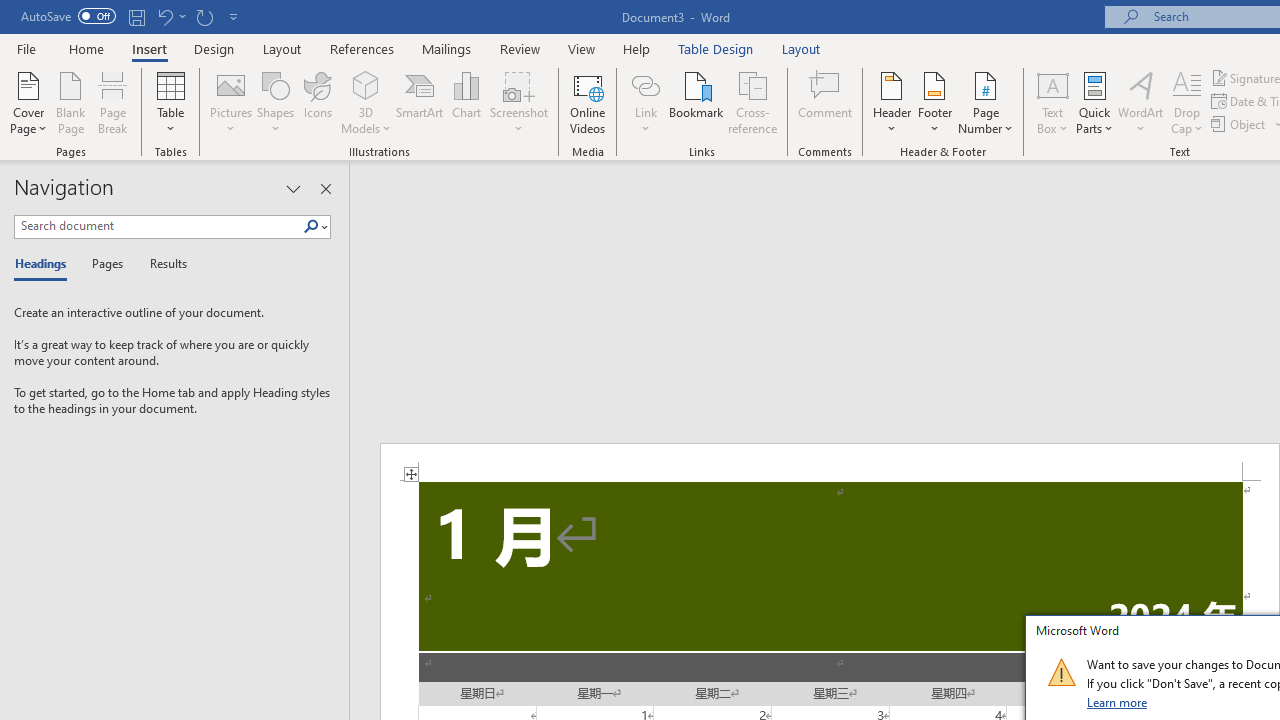  Describe the element at coordinates (366, 84) in the screenshot. I see `'3D Models'` at that location.